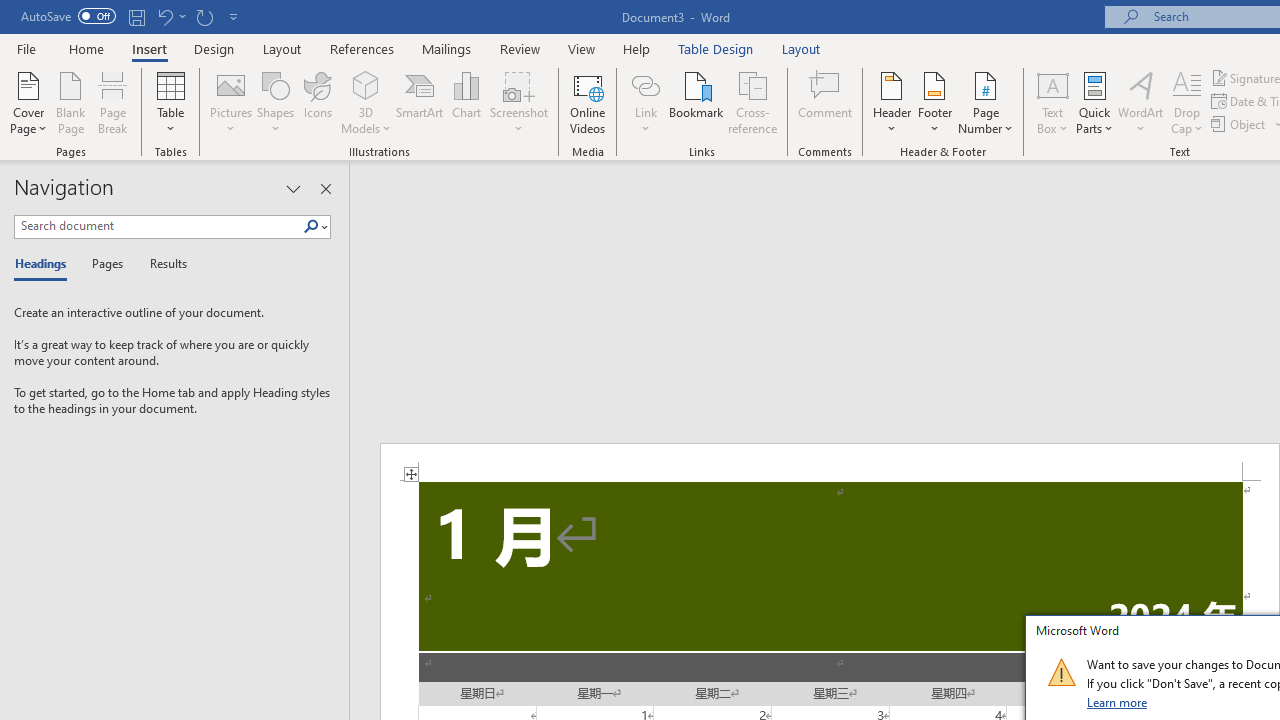  Describe the element at coordinates (366, 84) in the screenshot. I see `'3D Models'` at that location.